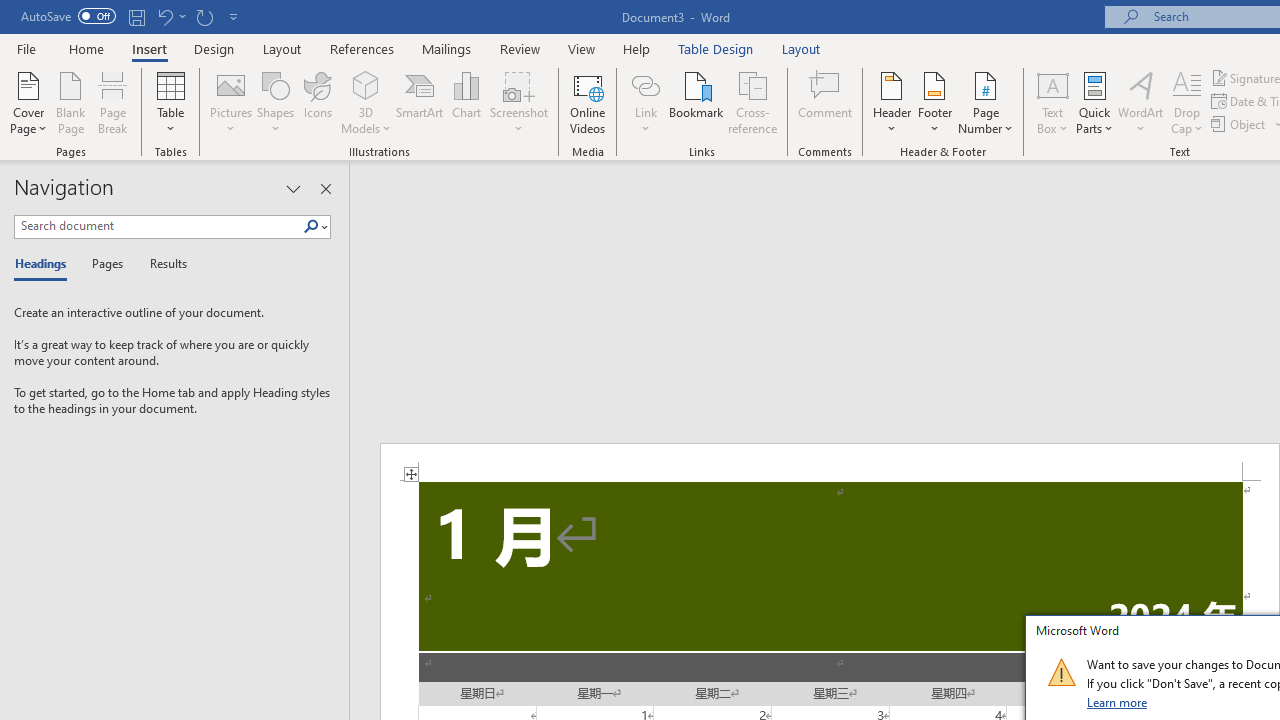  Describe the element at coordinates (366, 84) in the screenshot. I see `'3D Models'` at that location.